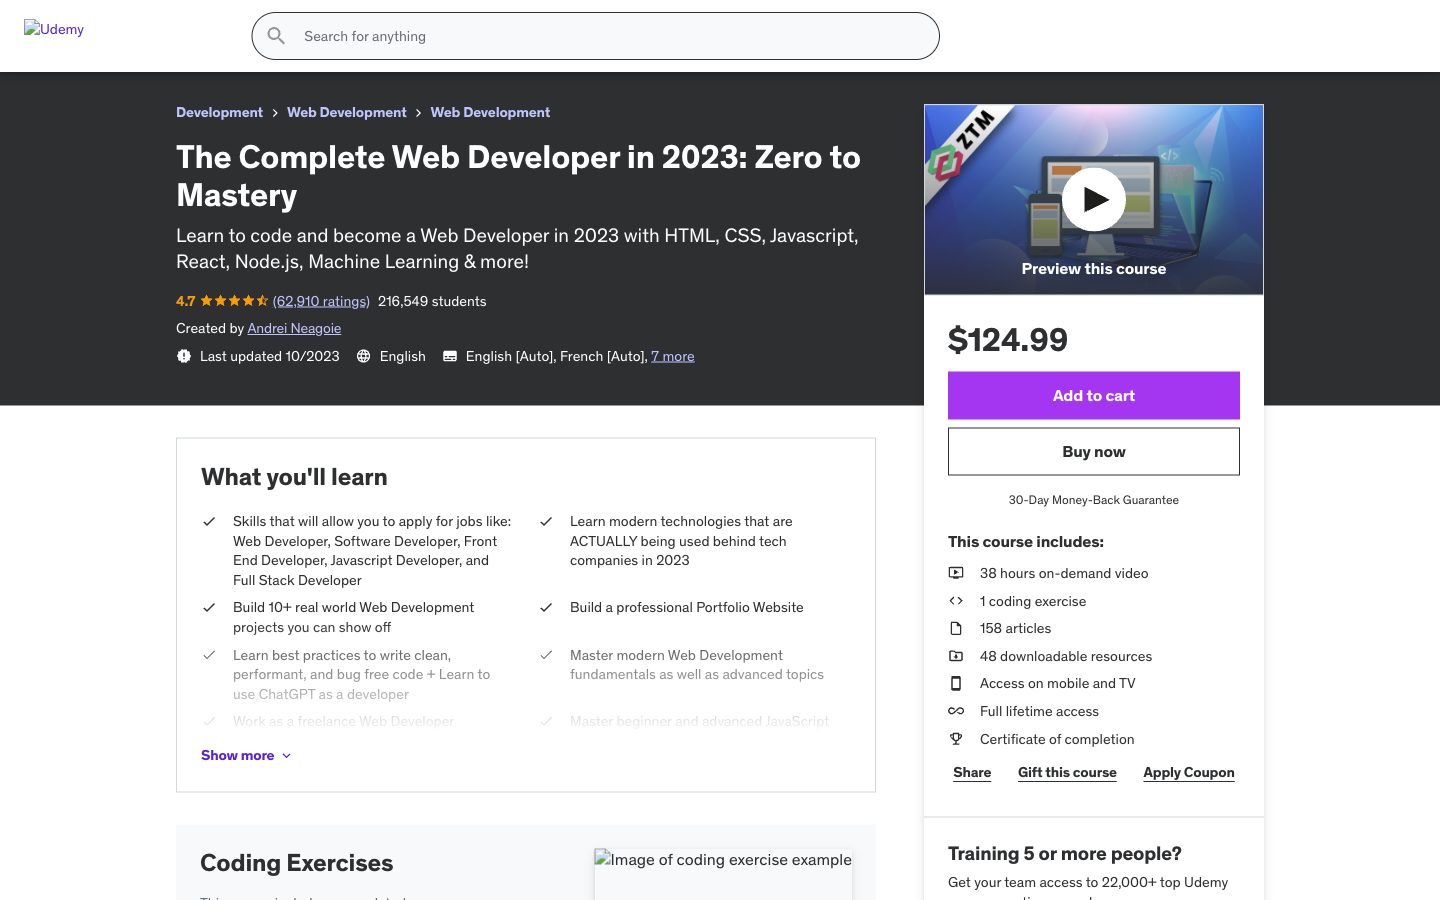 The image size is (1440, 900). Describe the element at coordinates (589, 347) in the screenshot. I see `Clear the content in the tracking bar` at that location.